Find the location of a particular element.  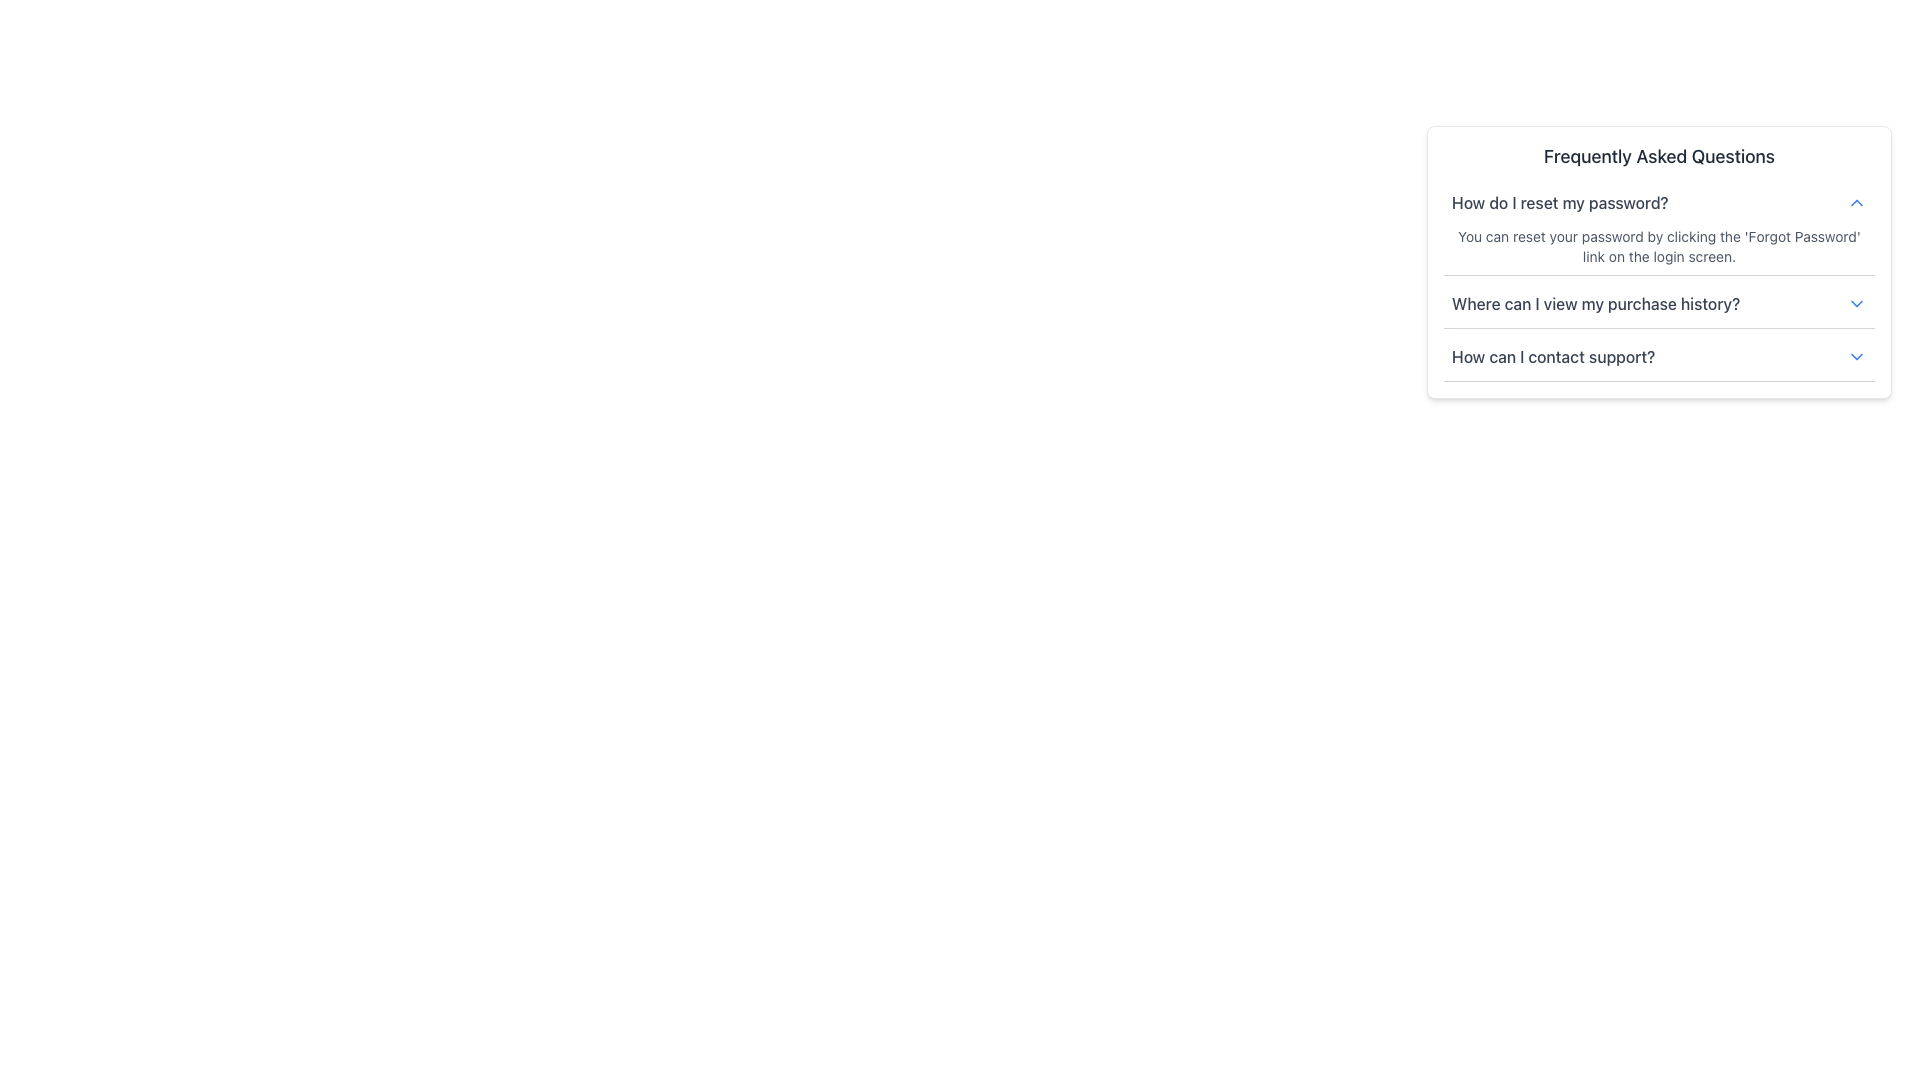

title text of the FAQ entry located on the left side of the FAQ section, just before the arrow icon is located at coordinates (1559, 203).